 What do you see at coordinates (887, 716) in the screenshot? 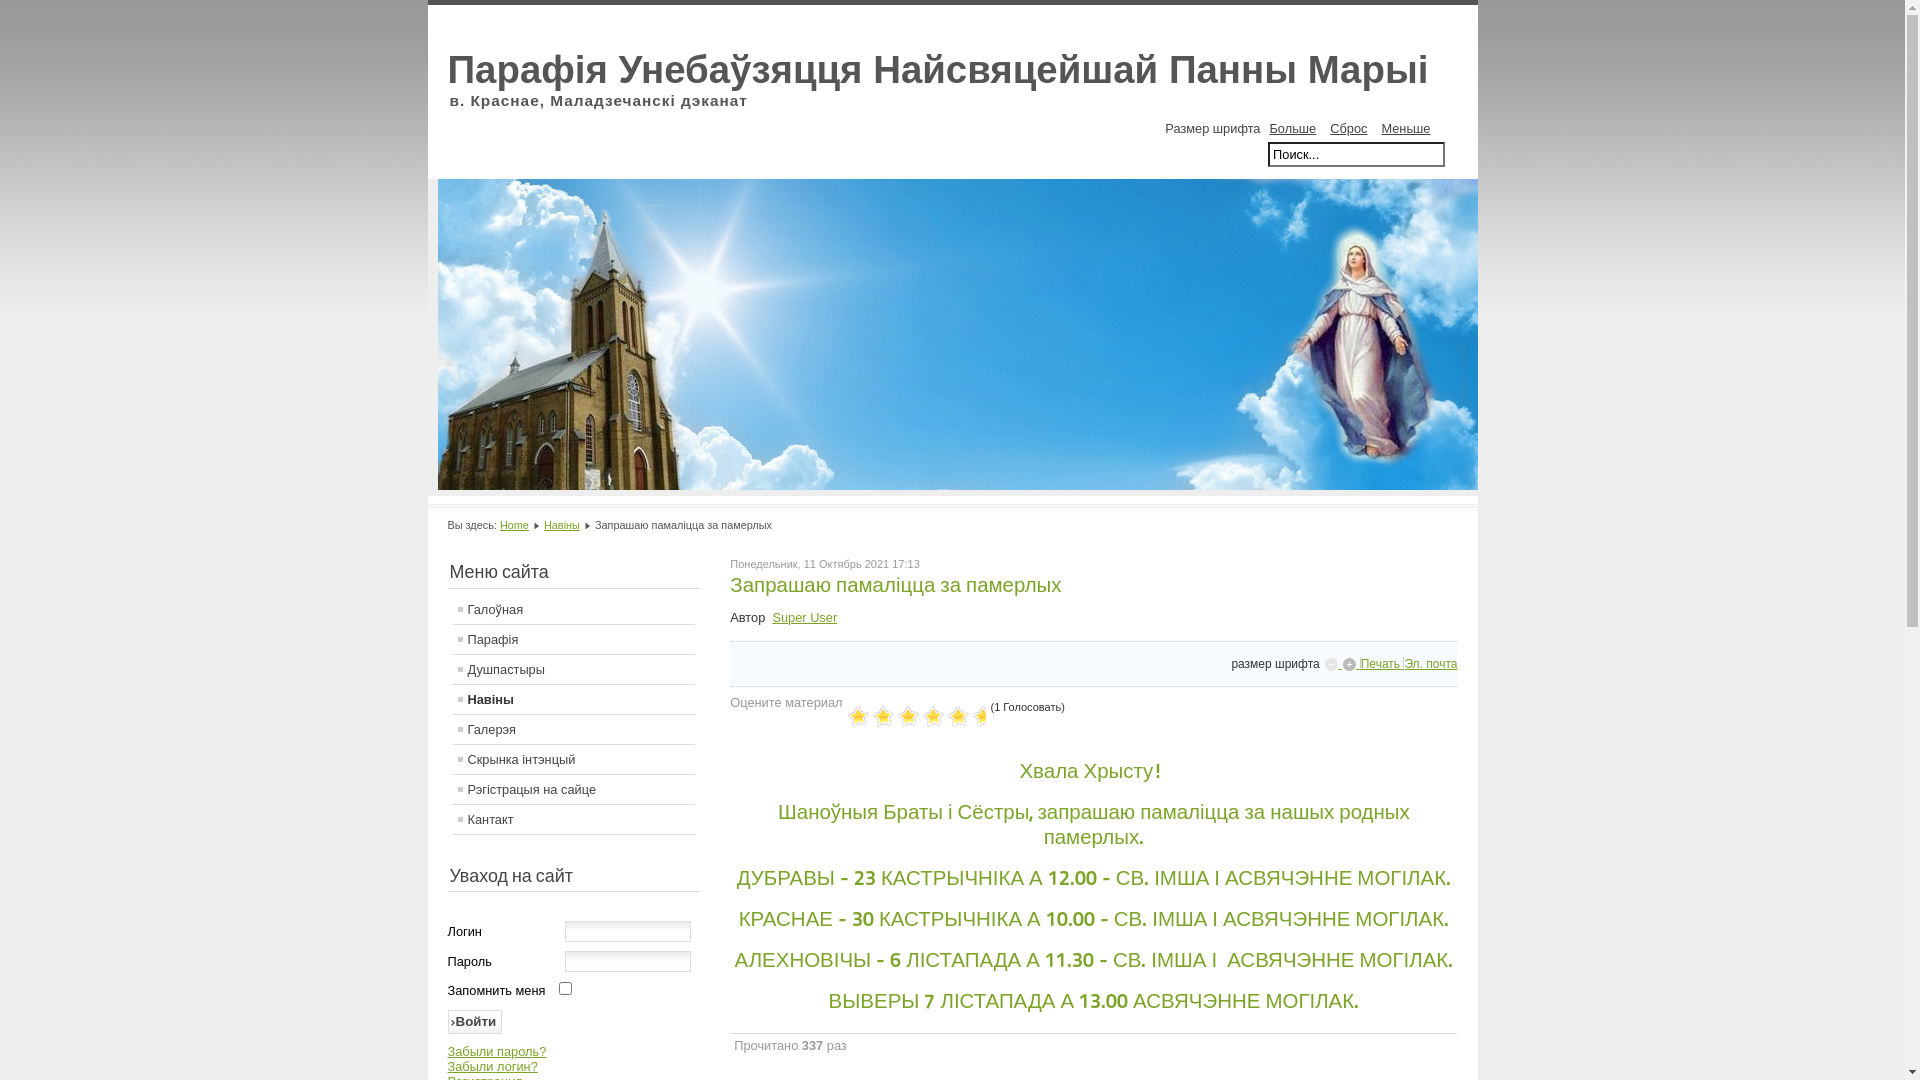
I see `'3'` at bounding box center [887, 716].